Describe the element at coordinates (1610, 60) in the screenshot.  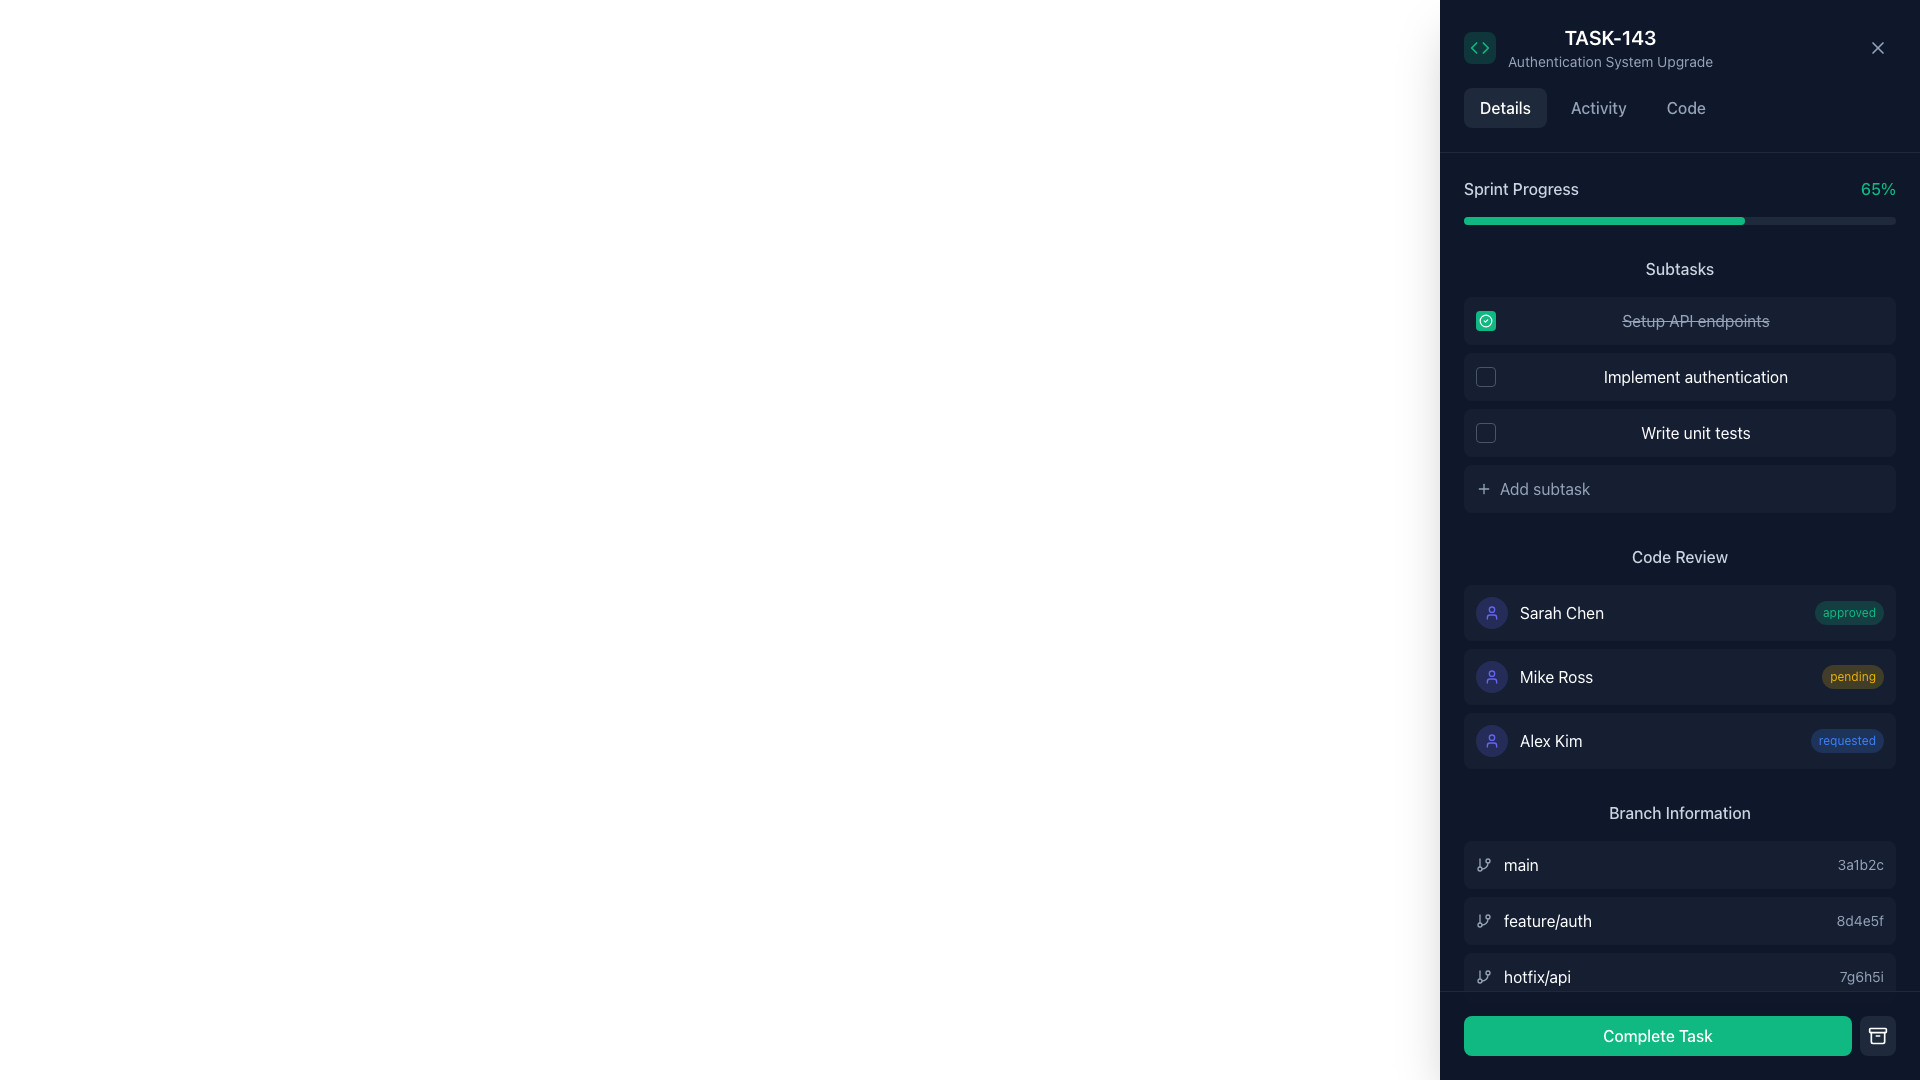
I see `the text label that serves as a subtitle for 'TASK-143', which is located just beneath the title in the interface` at that location.